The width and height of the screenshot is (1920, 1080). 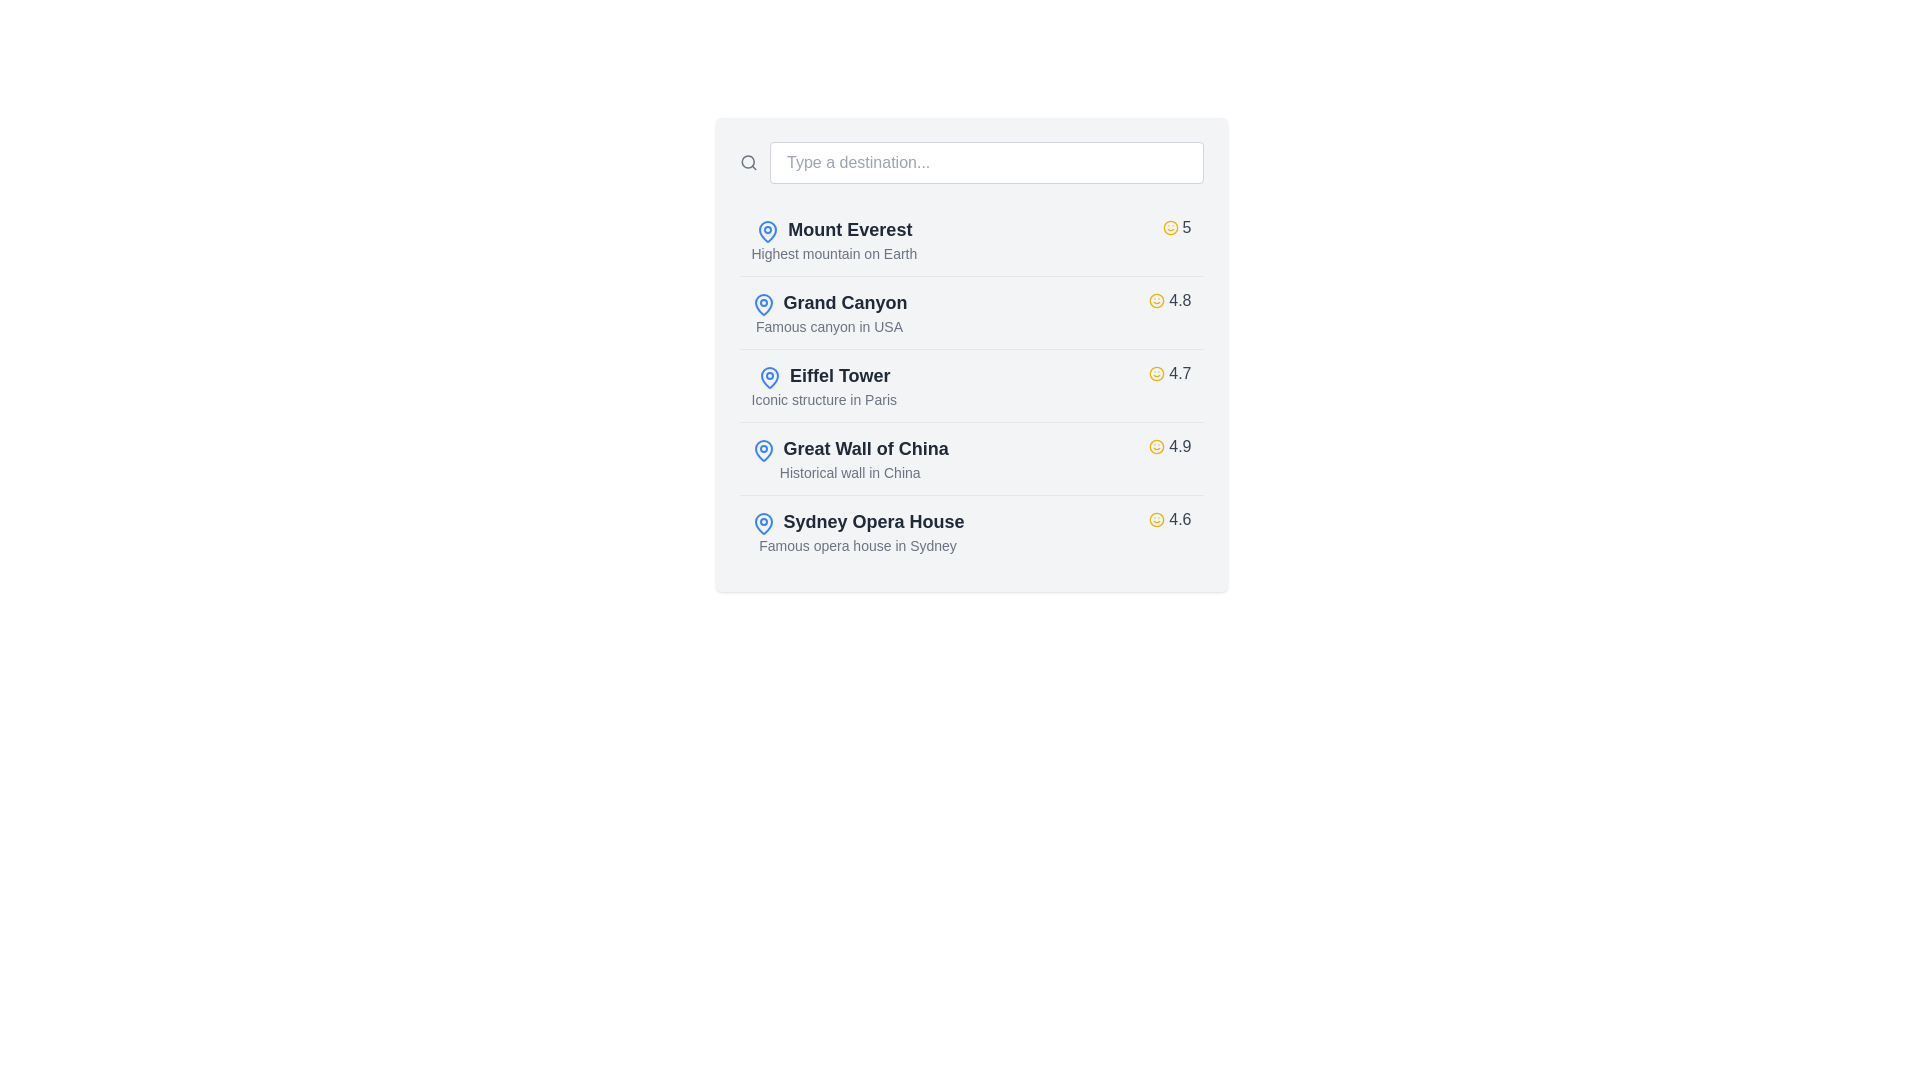 I want to click on the Text block with the bold title 'Great Wall of China' and the subtitle 'Historical wall in China', which is the fourth item in the vertical list of destinations, so click(x=850, y=459).